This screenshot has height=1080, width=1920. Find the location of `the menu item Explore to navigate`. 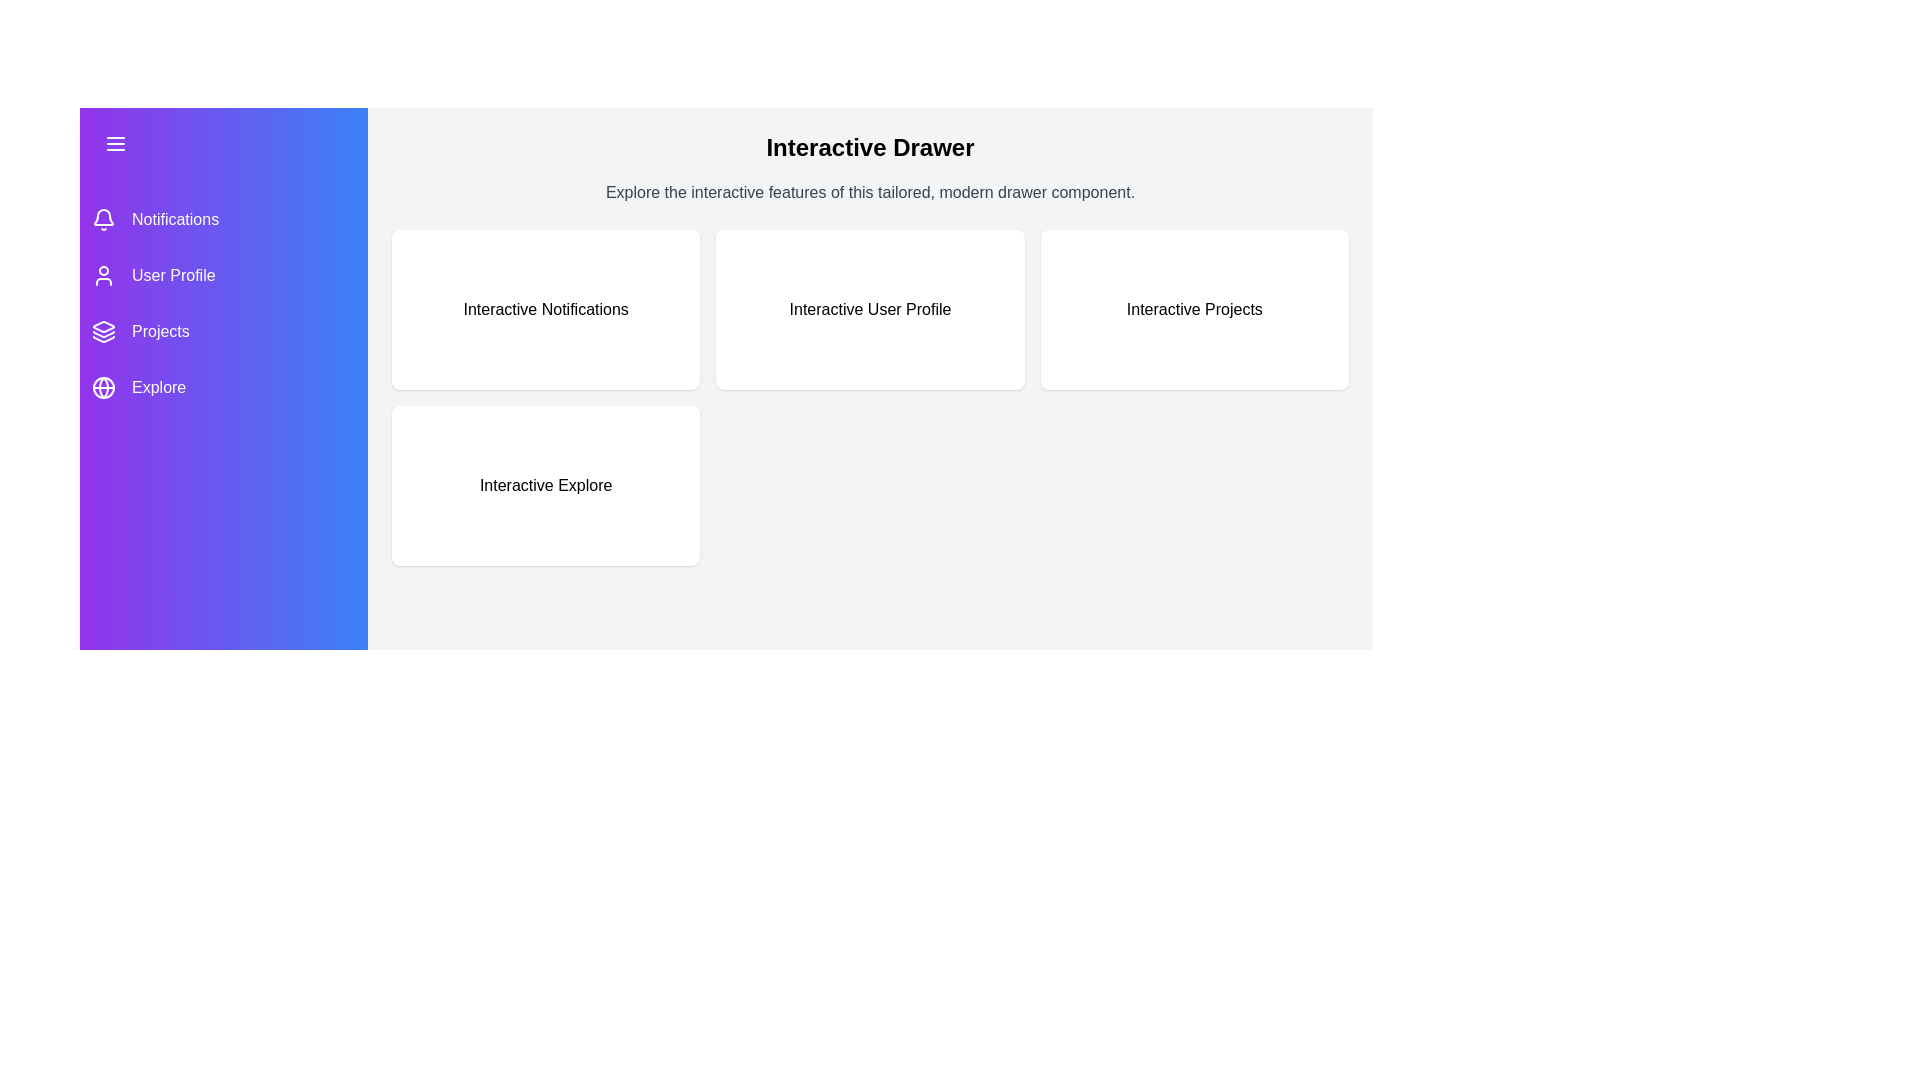

the menu item Explore to navigate is located at coordinates (224, 388).